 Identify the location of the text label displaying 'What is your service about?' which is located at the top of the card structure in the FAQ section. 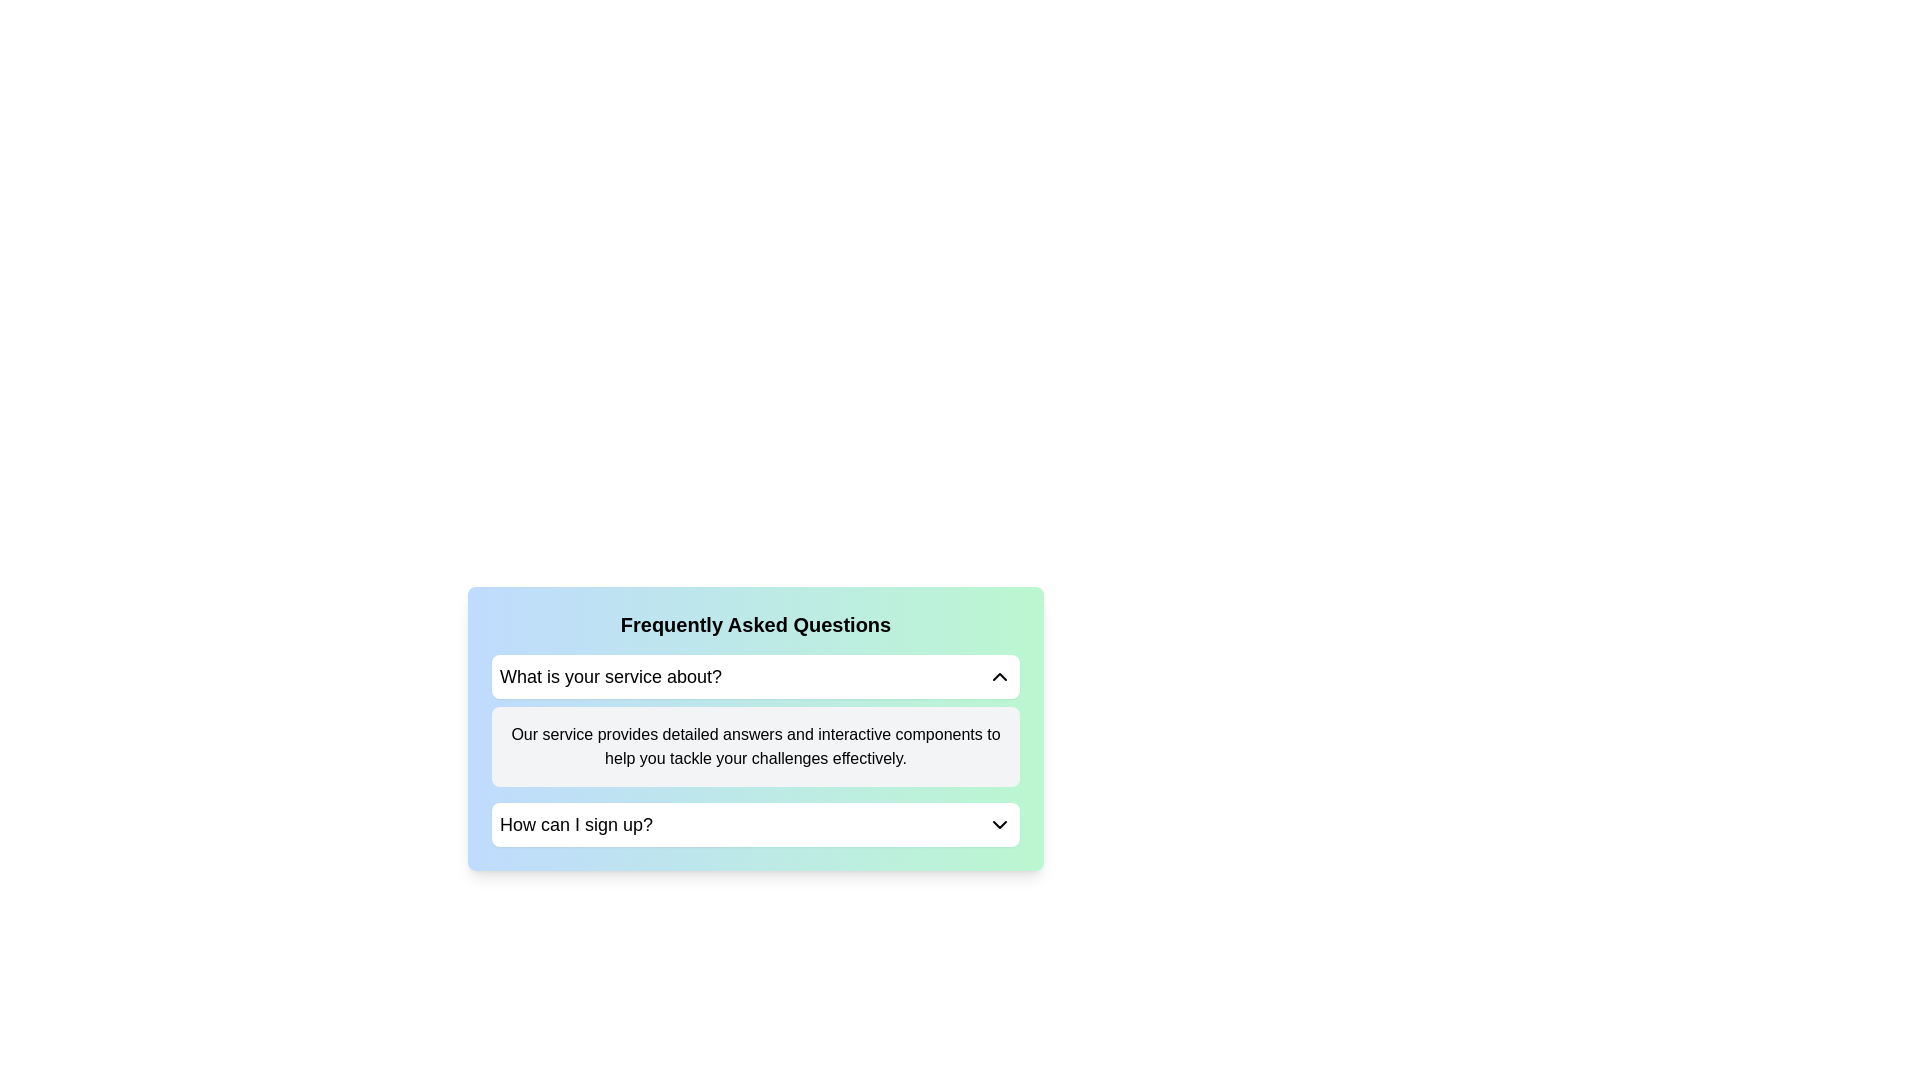
(610, 676).